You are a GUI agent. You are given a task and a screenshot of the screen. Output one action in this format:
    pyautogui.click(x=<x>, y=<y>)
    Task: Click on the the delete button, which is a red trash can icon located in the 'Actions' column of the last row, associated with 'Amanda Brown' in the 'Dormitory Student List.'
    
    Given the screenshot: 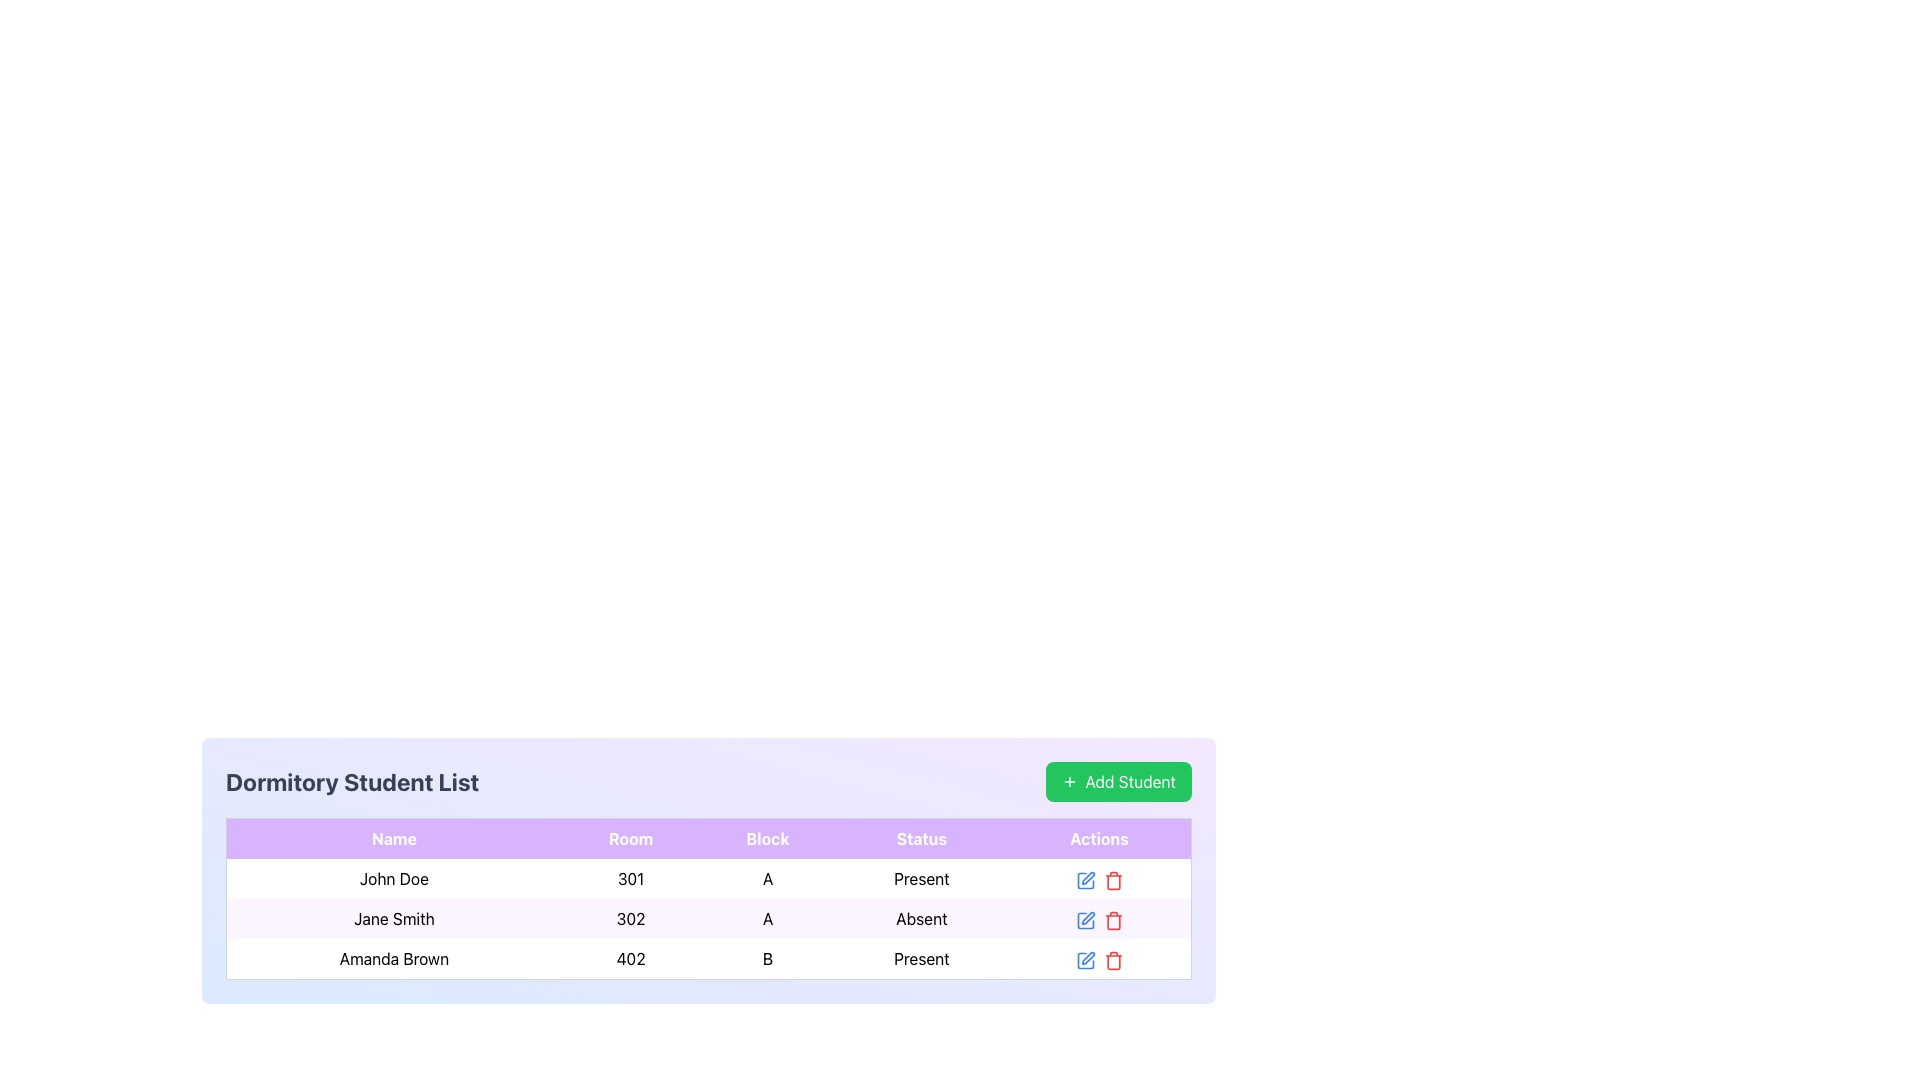 What is the action you would take?
    pyautogui.click(x=1098, y=958)
    